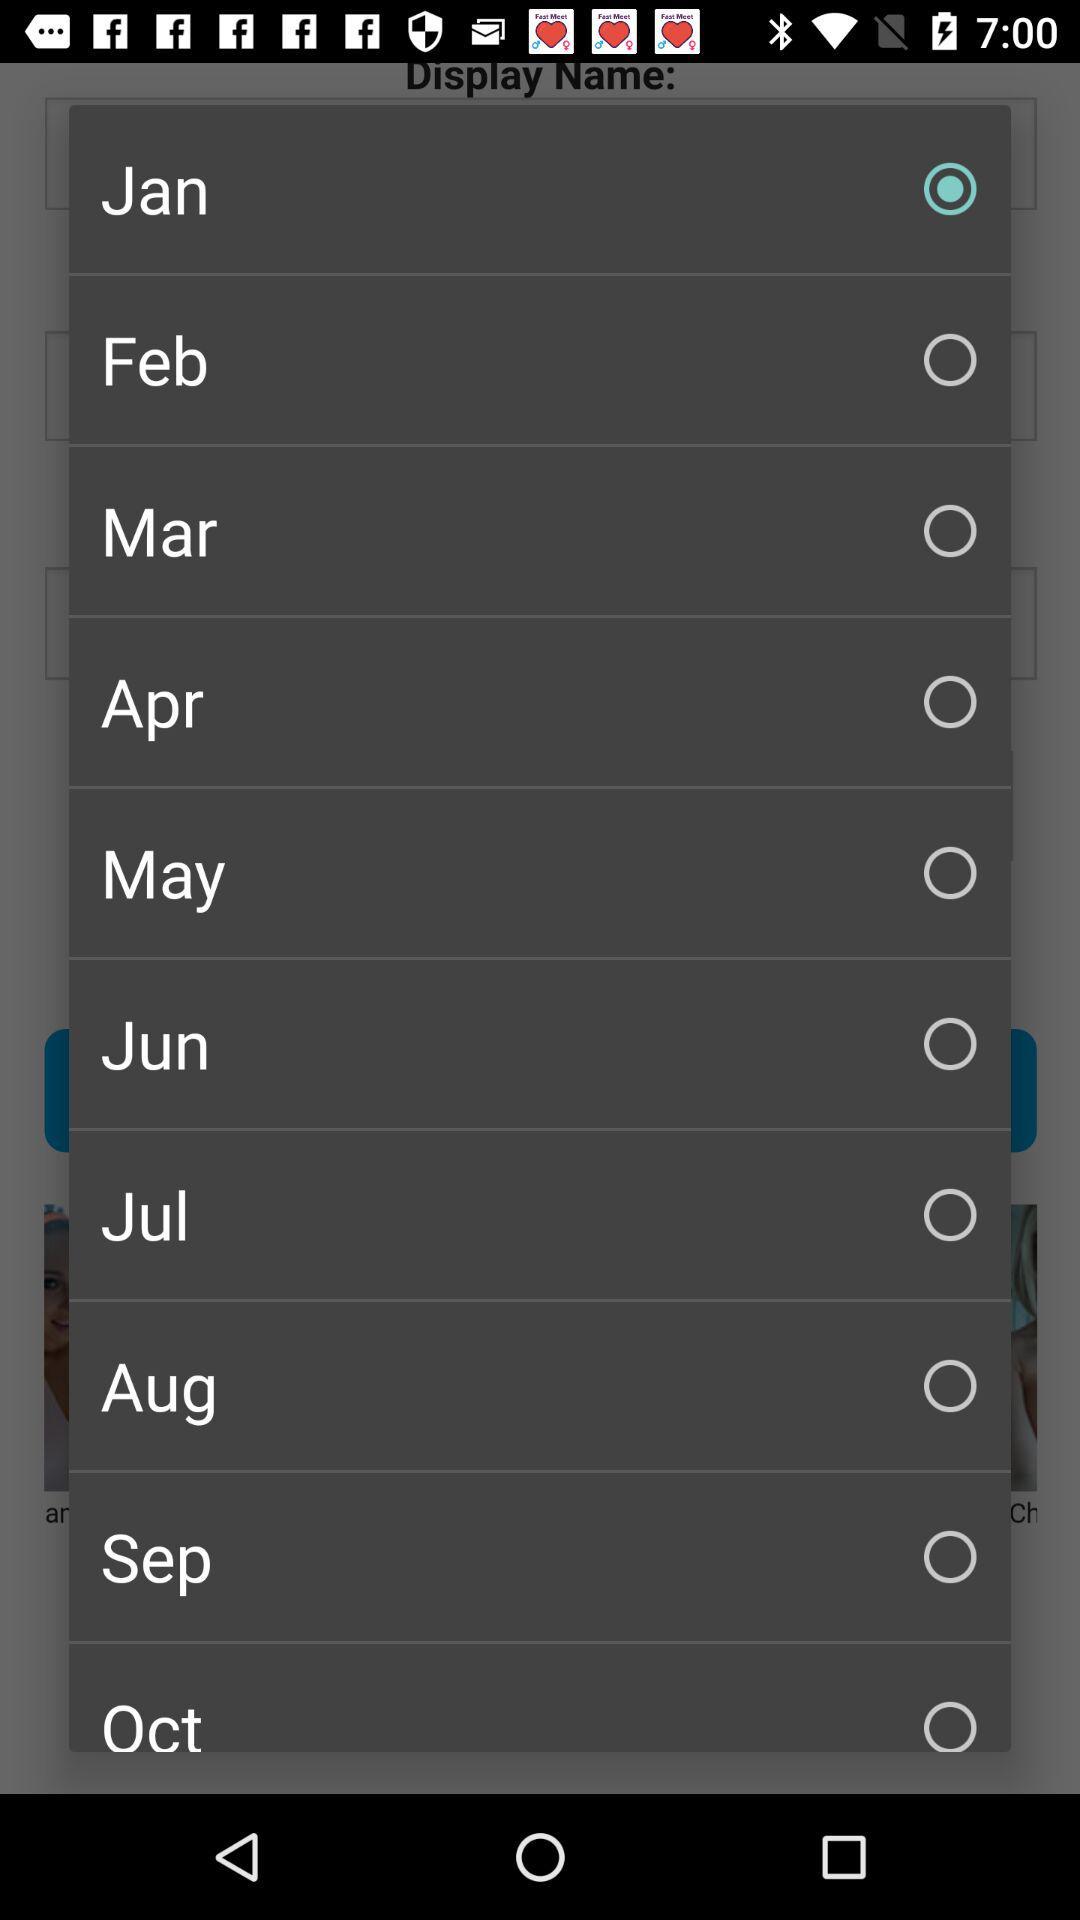 Image resolution: width=1080 pixels, height=1920 pixels. What do you see at coordinates (540, 360) in the screenshot?
I see `feb checkbox` at bounding box center [540, 360].